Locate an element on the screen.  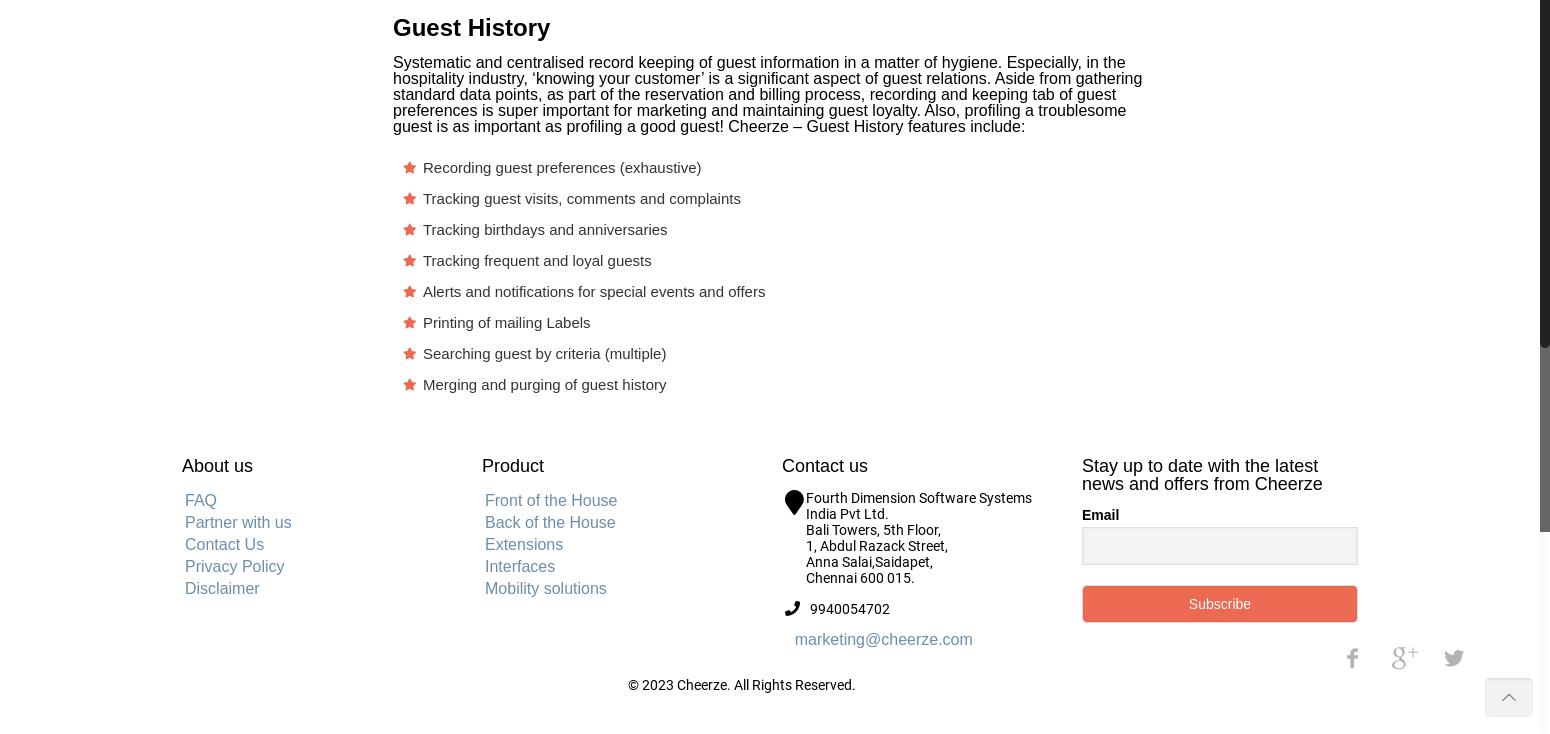
'Bali Towers, 5th Floor,' is located at coordinates (804, 529).